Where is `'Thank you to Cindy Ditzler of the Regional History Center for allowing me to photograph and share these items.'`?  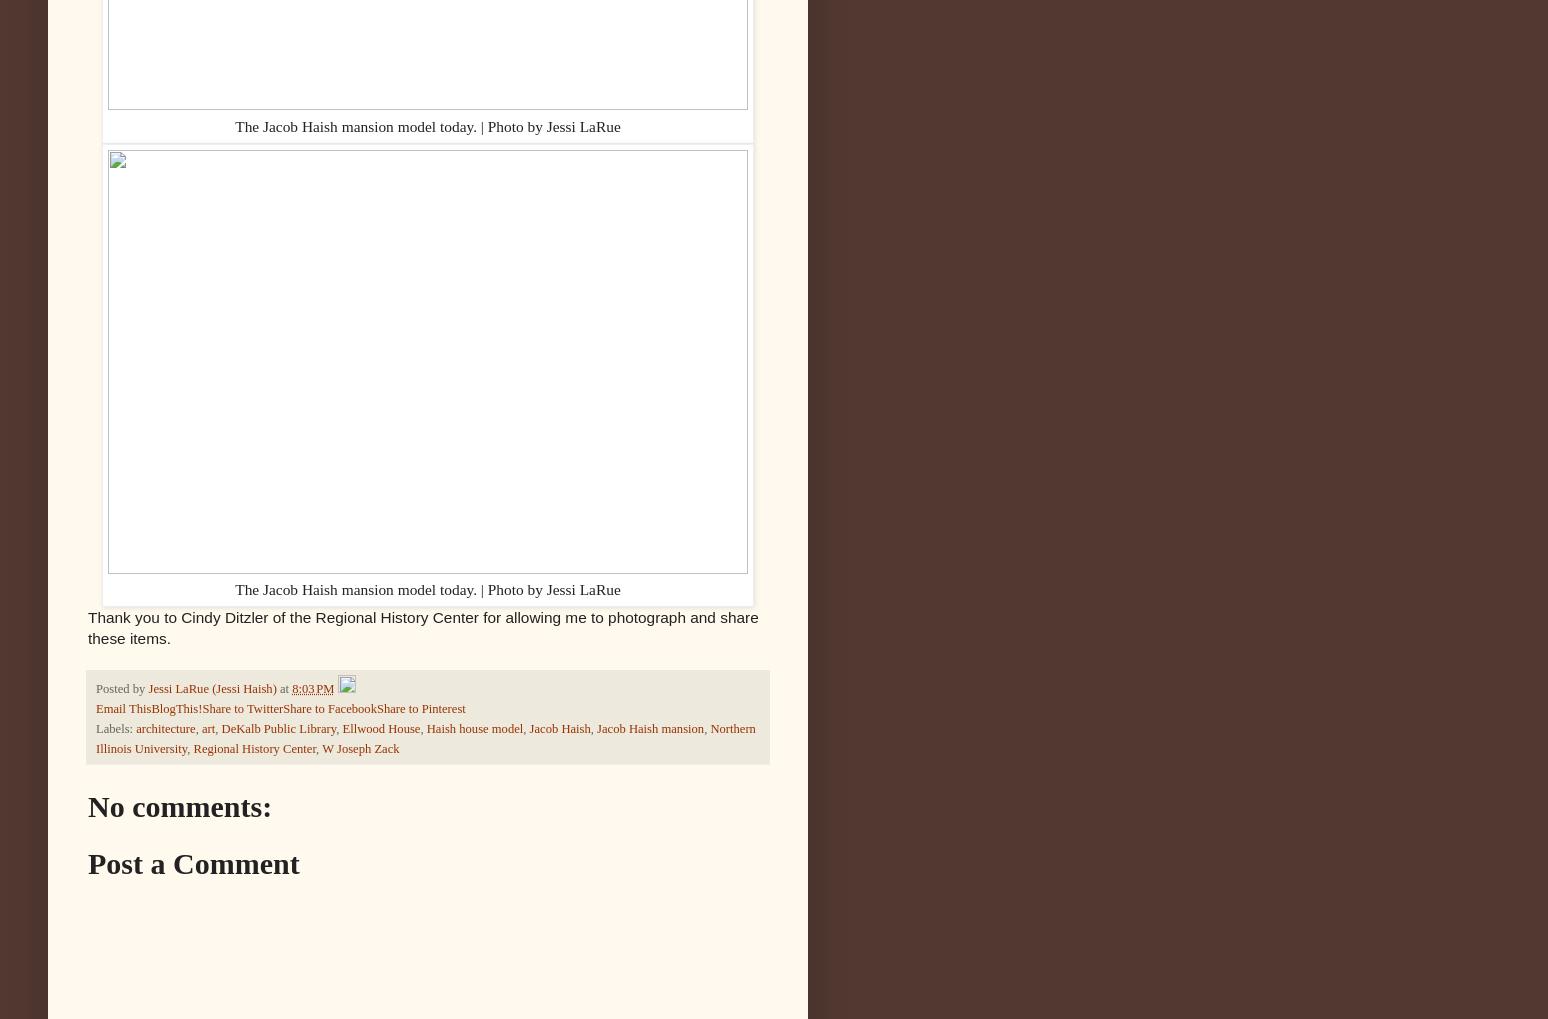
'Thank you to Cindy Ditzler of the Regional History Center for allowing me to photograph and share these items.' is located at coordinates (86, 627).